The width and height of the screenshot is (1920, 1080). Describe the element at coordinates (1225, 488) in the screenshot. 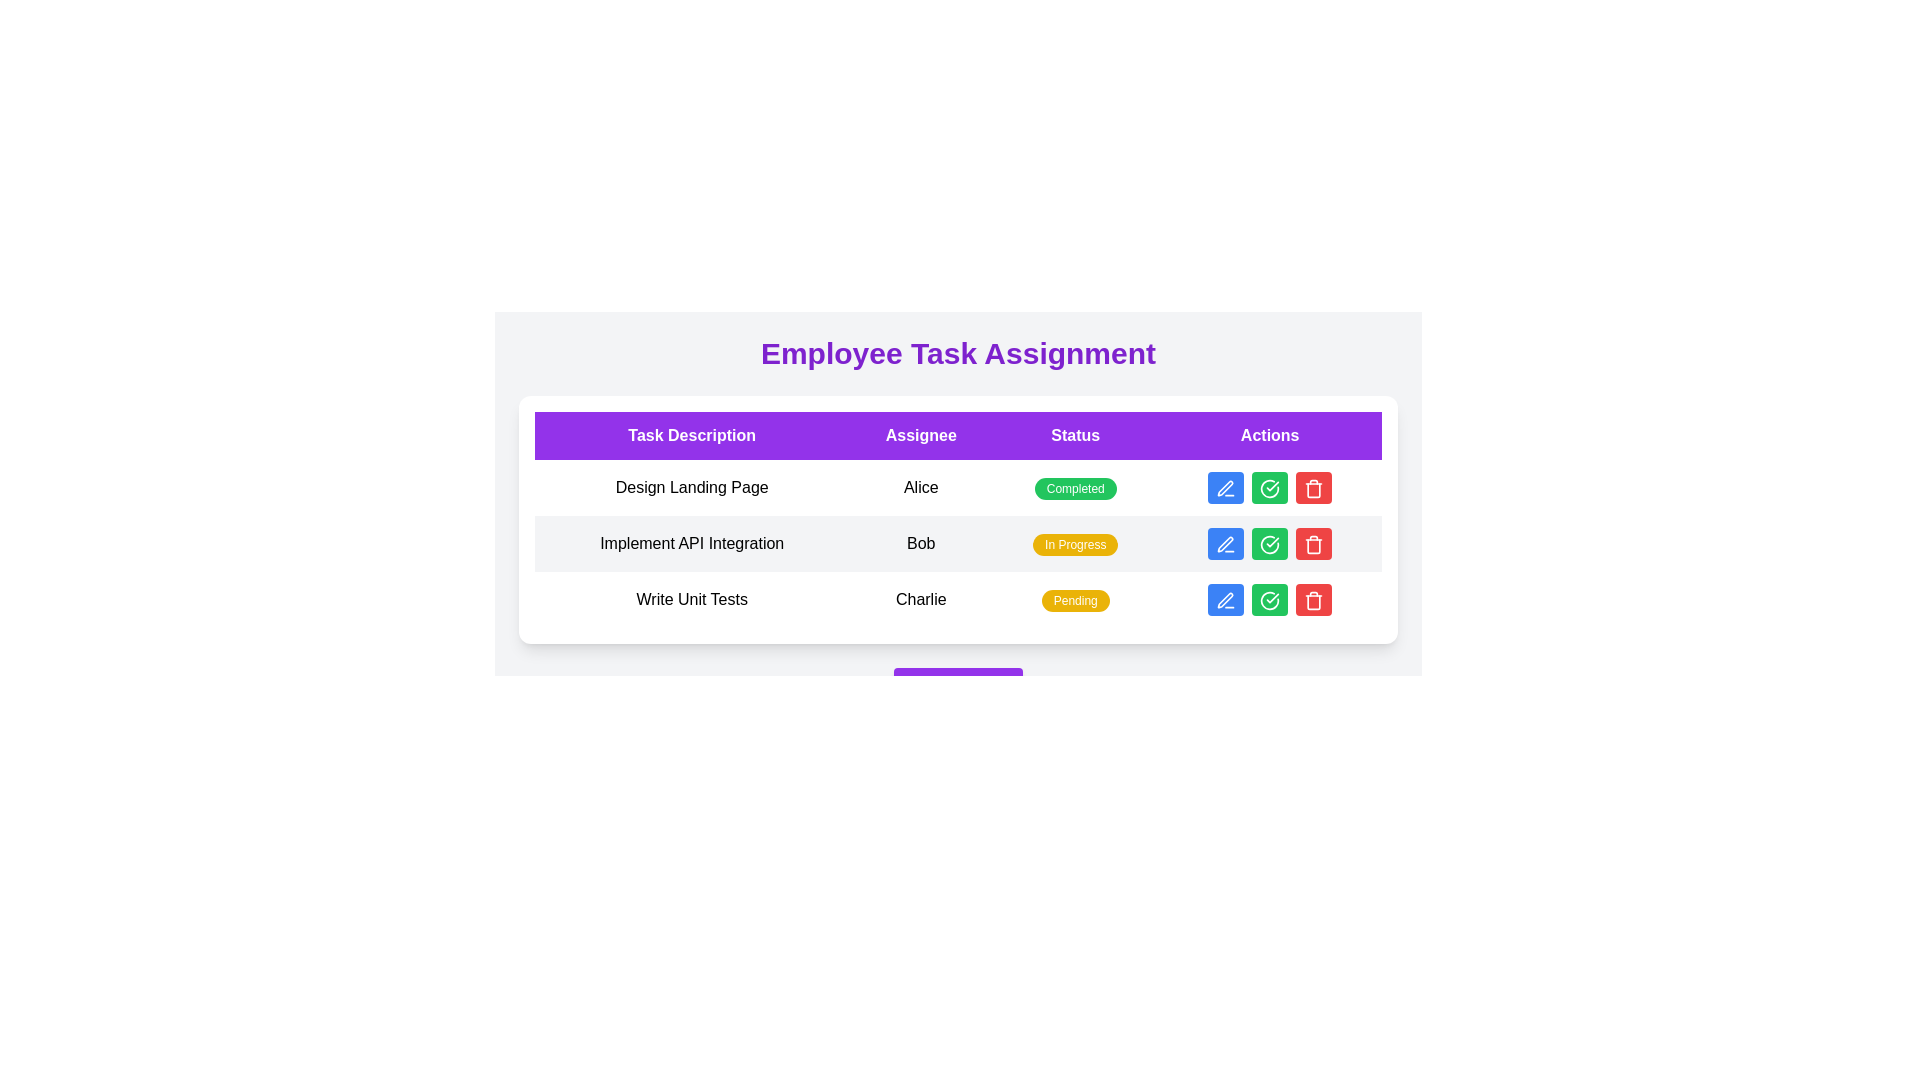

I see `the blue pen icon button in the action column for the 'Design Landing Page' row to initiate editing` at that location.